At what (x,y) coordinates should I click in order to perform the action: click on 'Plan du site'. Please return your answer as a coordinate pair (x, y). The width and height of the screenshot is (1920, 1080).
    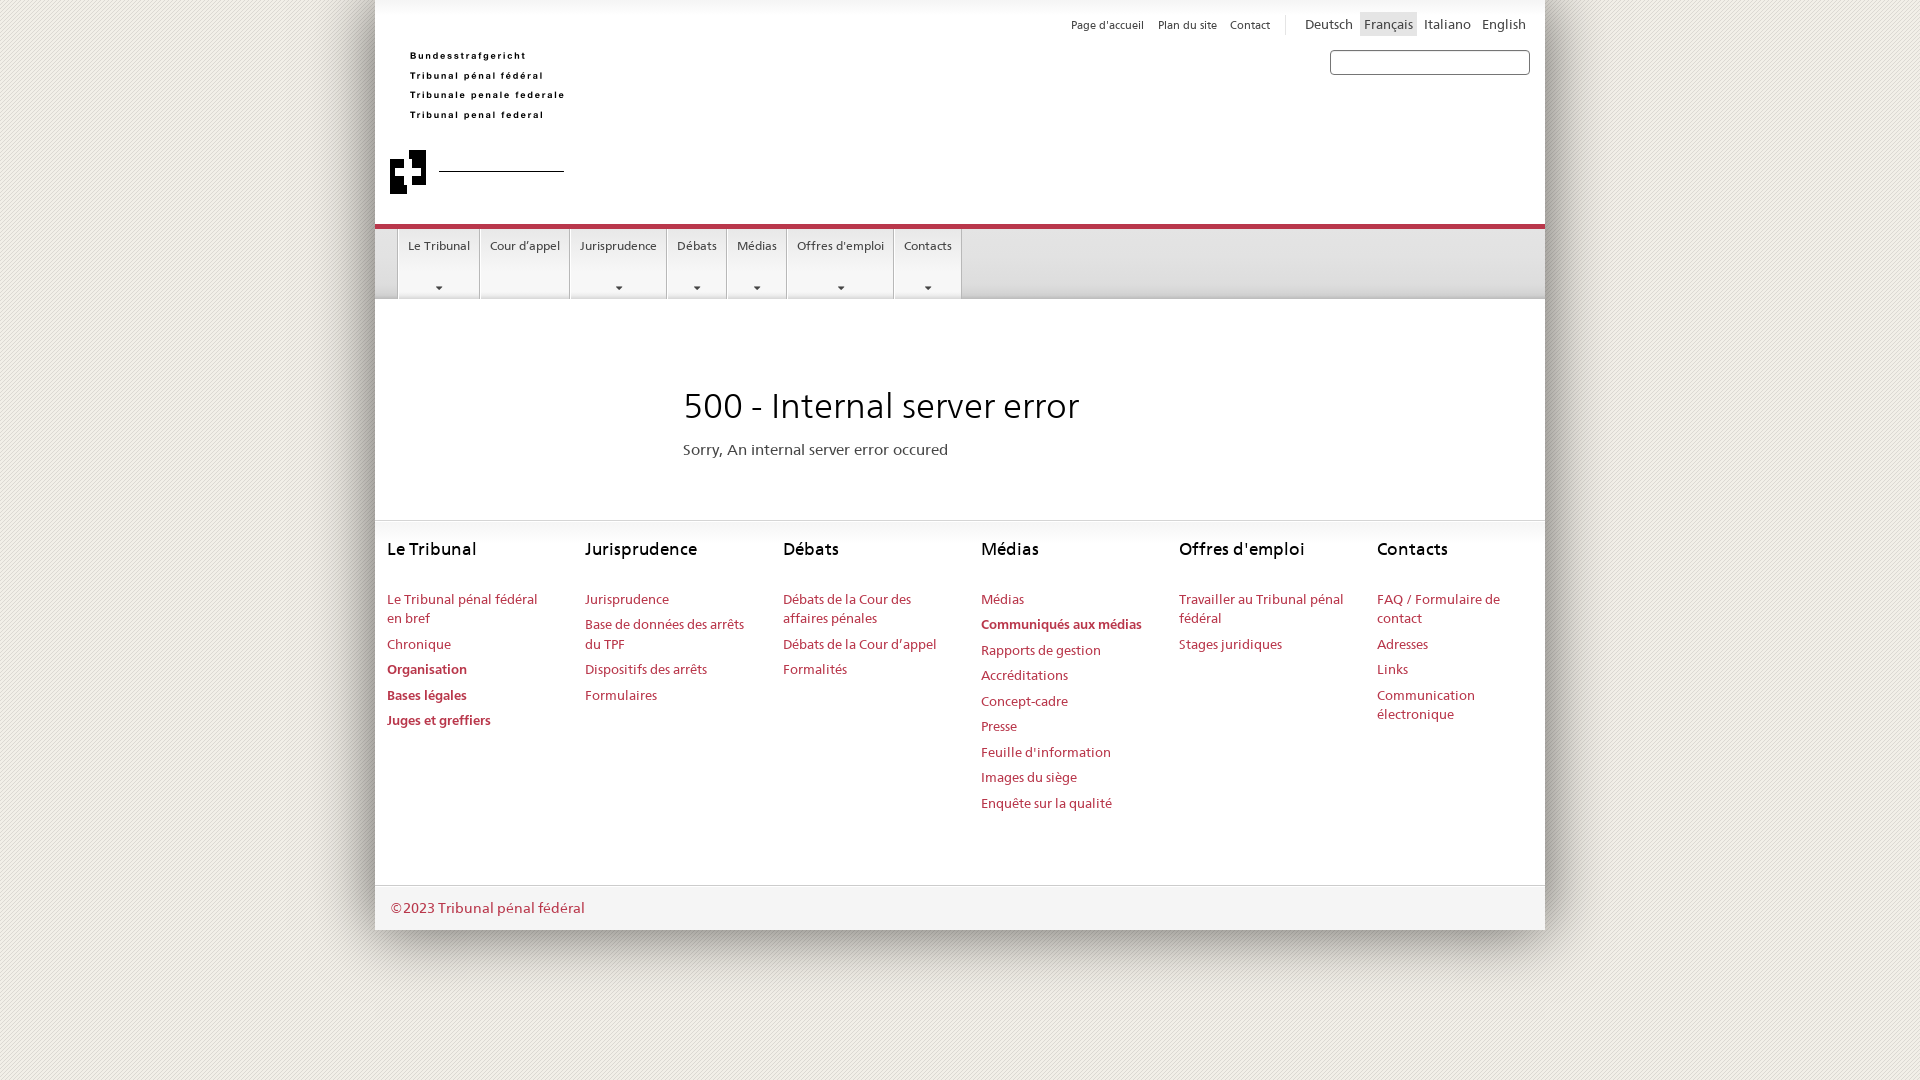
    Looking at the image, I should click on (1187, 24).